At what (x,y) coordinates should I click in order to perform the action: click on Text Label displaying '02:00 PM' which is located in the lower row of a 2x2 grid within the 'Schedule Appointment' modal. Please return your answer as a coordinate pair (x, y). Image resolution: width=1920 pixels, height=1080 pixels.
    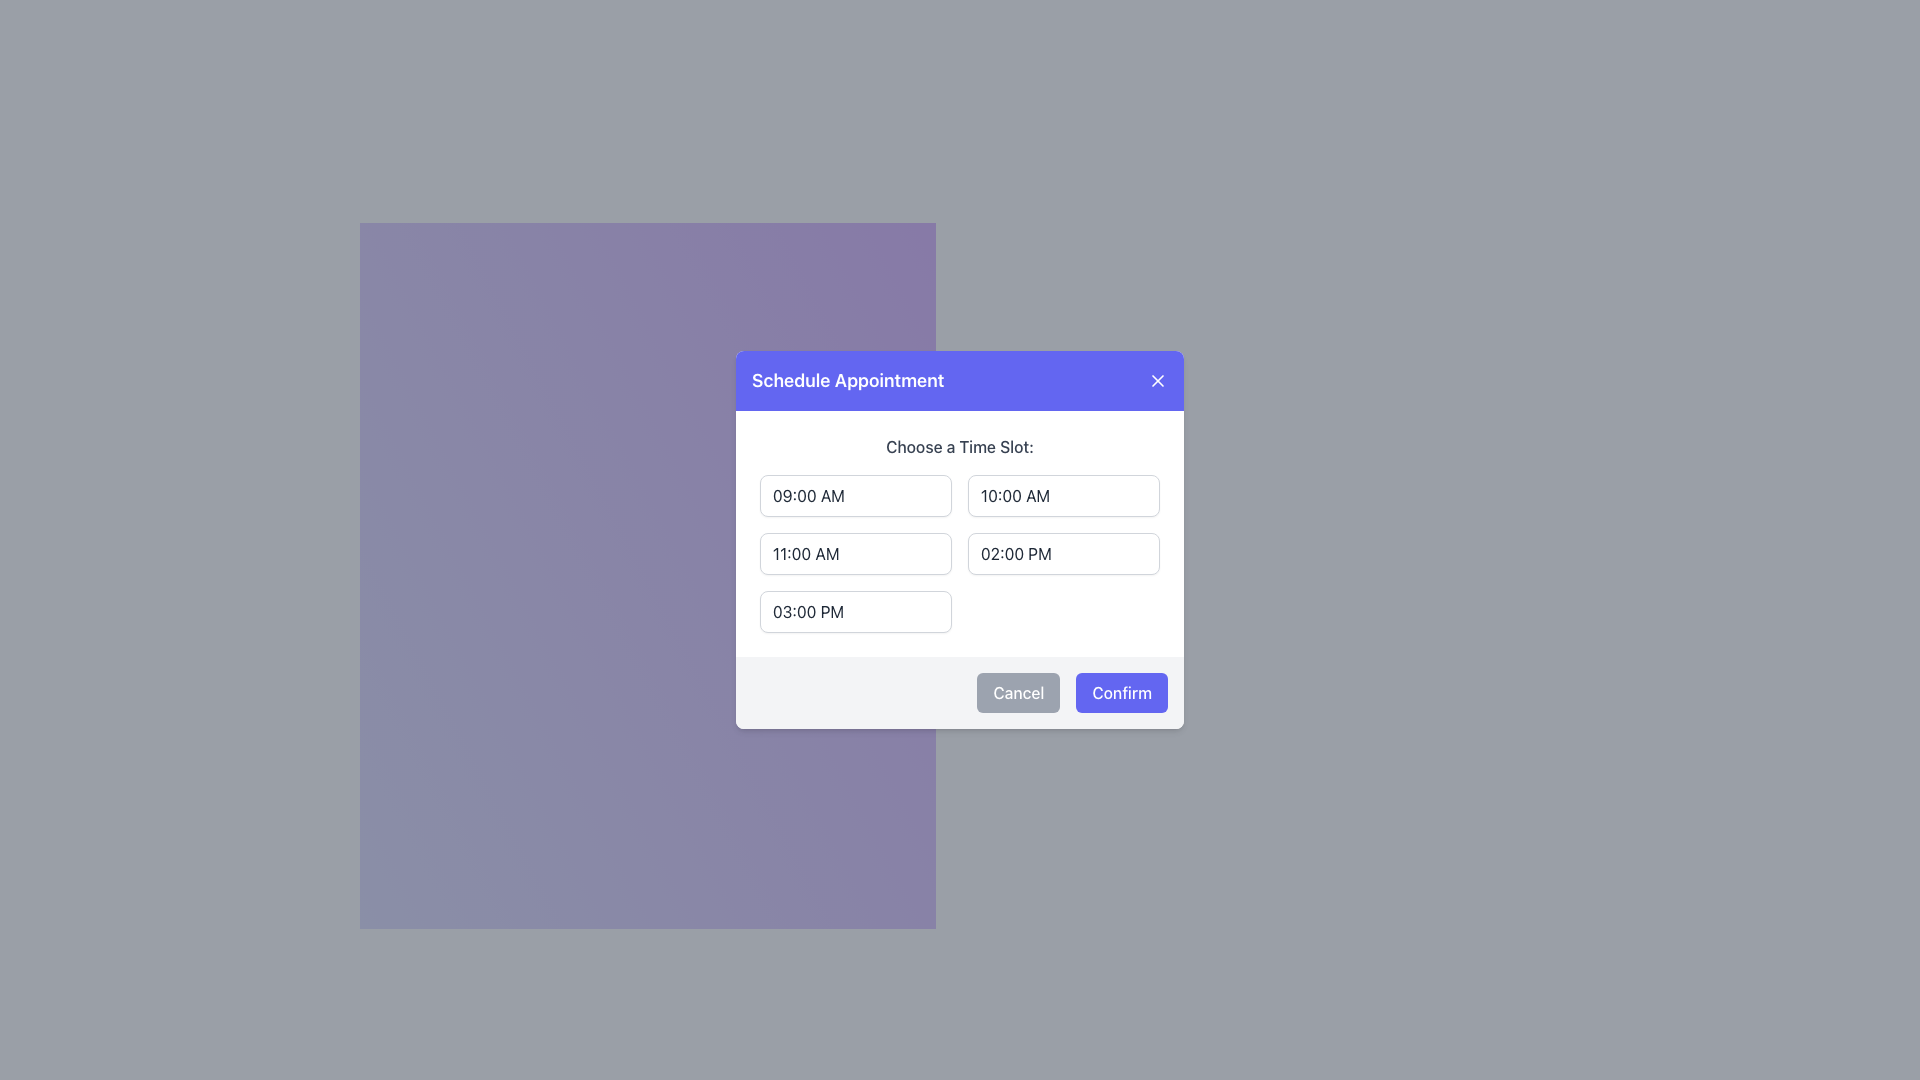
    Looking at the image, I should click on (1016, 554).